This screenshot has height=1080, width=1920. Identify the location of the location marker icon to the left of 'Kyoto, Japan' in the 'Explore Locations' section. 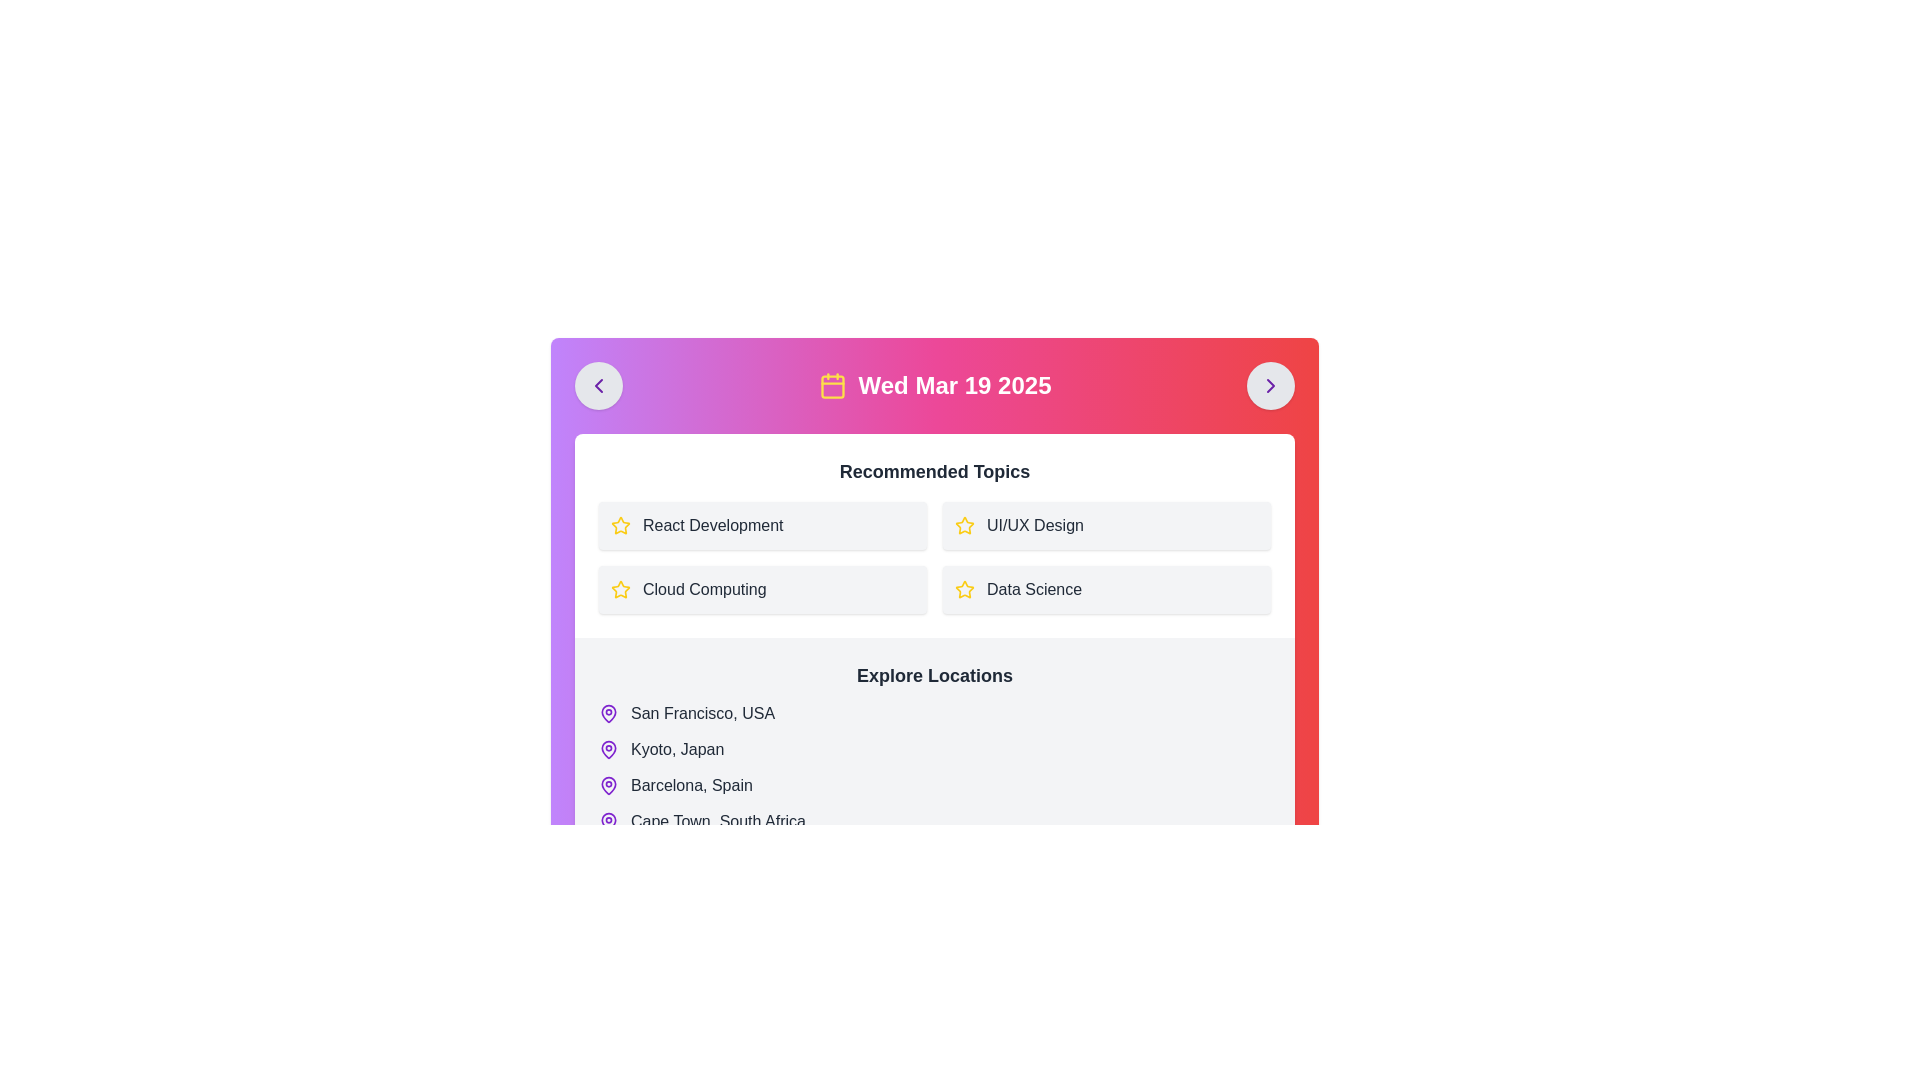
(608, 749).